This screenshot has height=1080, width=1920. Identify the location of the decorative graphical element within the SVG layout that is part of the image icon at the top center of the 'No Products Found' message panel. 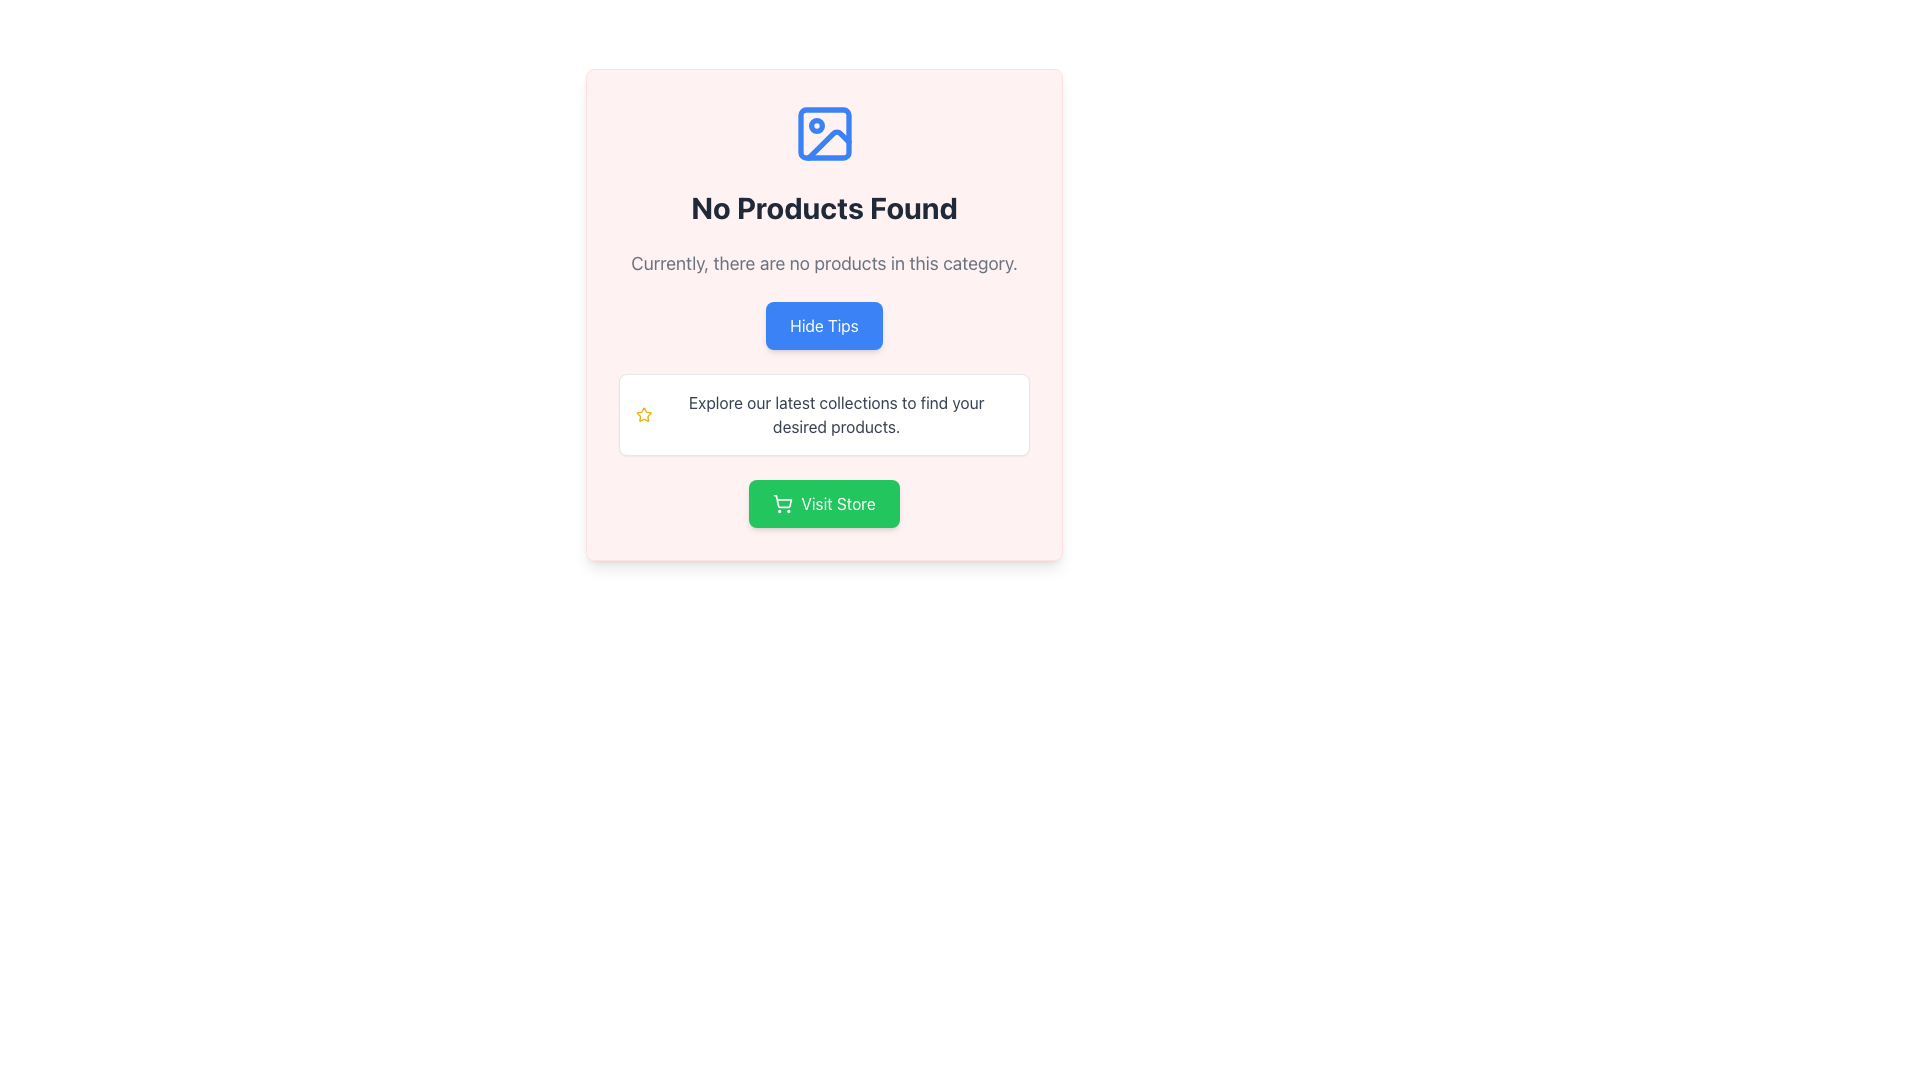
(824, 134).